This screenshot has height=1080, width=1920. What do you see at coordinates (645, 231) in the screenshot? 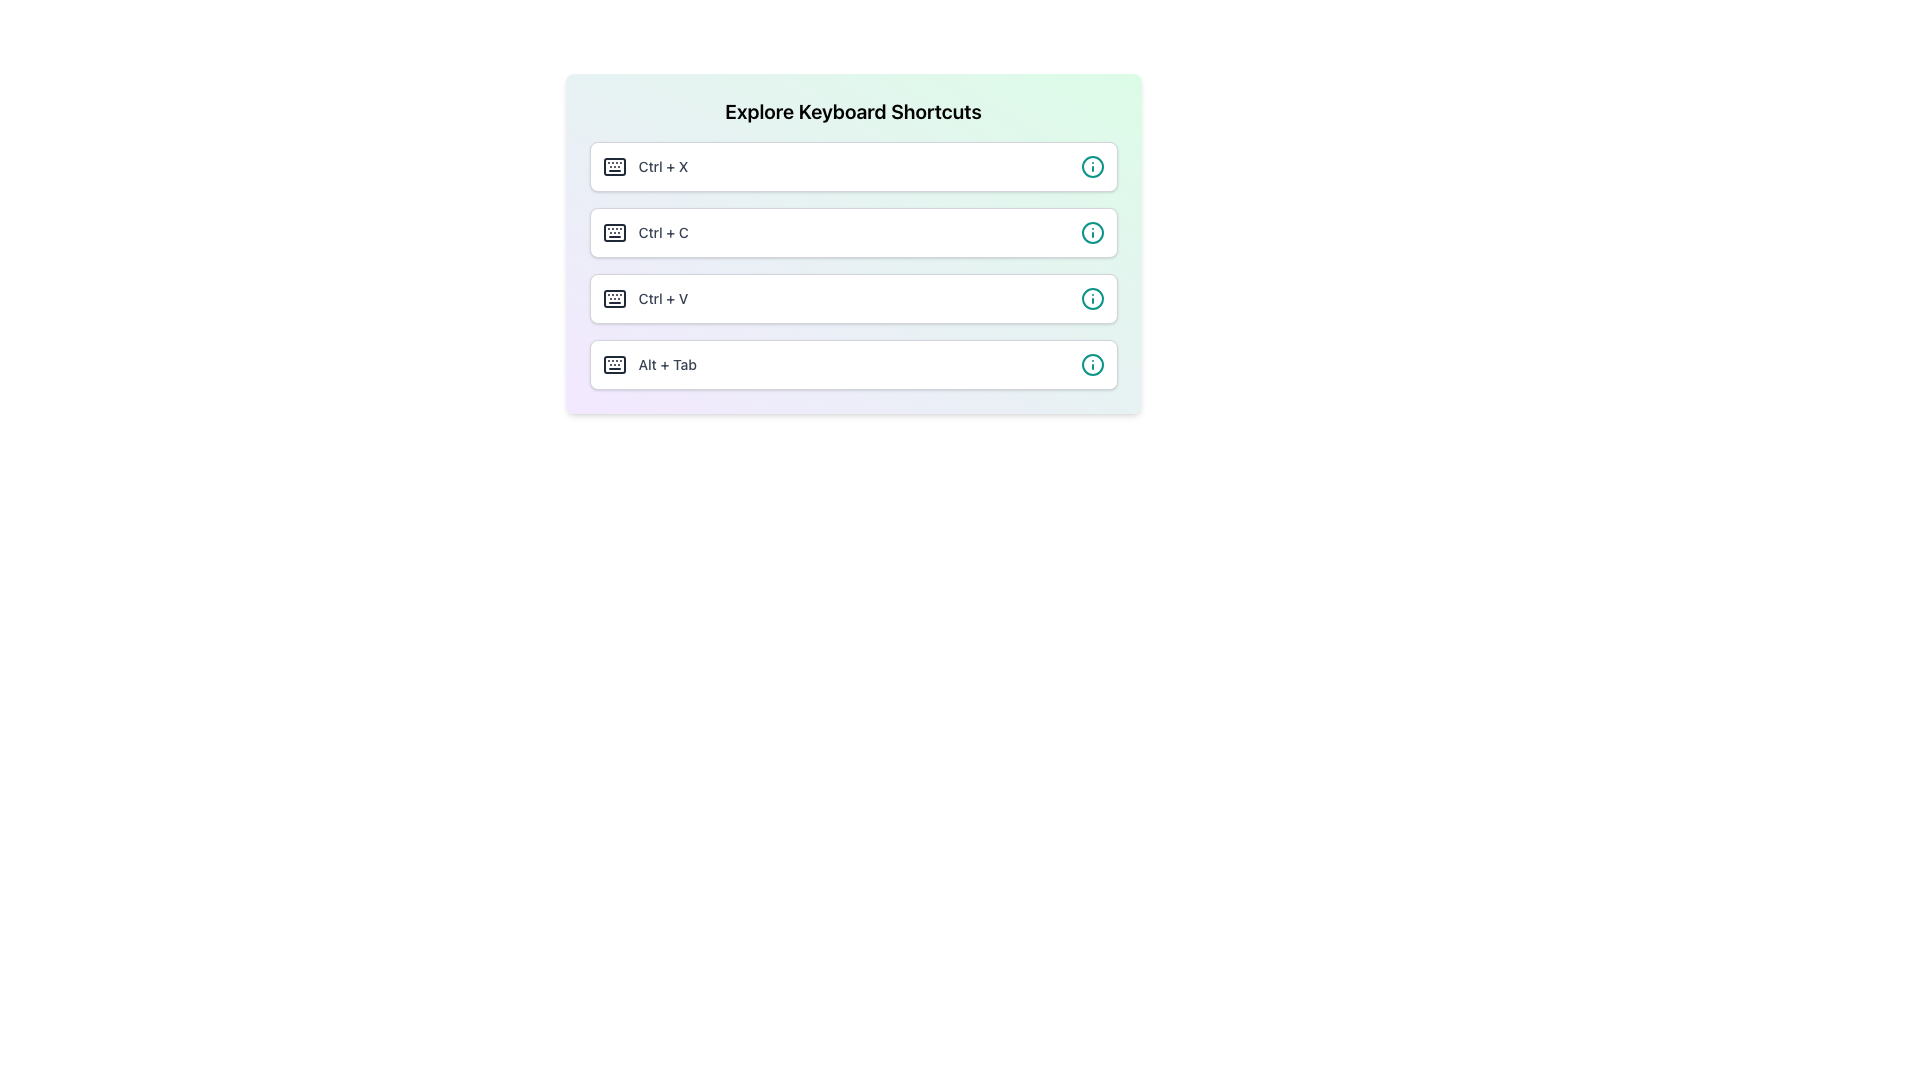
I see `the text element displaying 'Ctrl + C' which is styled in a moderate-sized, dark sans-serif font, located below 'Ctrl + X' and above 'Ctrl + V'` at bounding box center [645, 231].